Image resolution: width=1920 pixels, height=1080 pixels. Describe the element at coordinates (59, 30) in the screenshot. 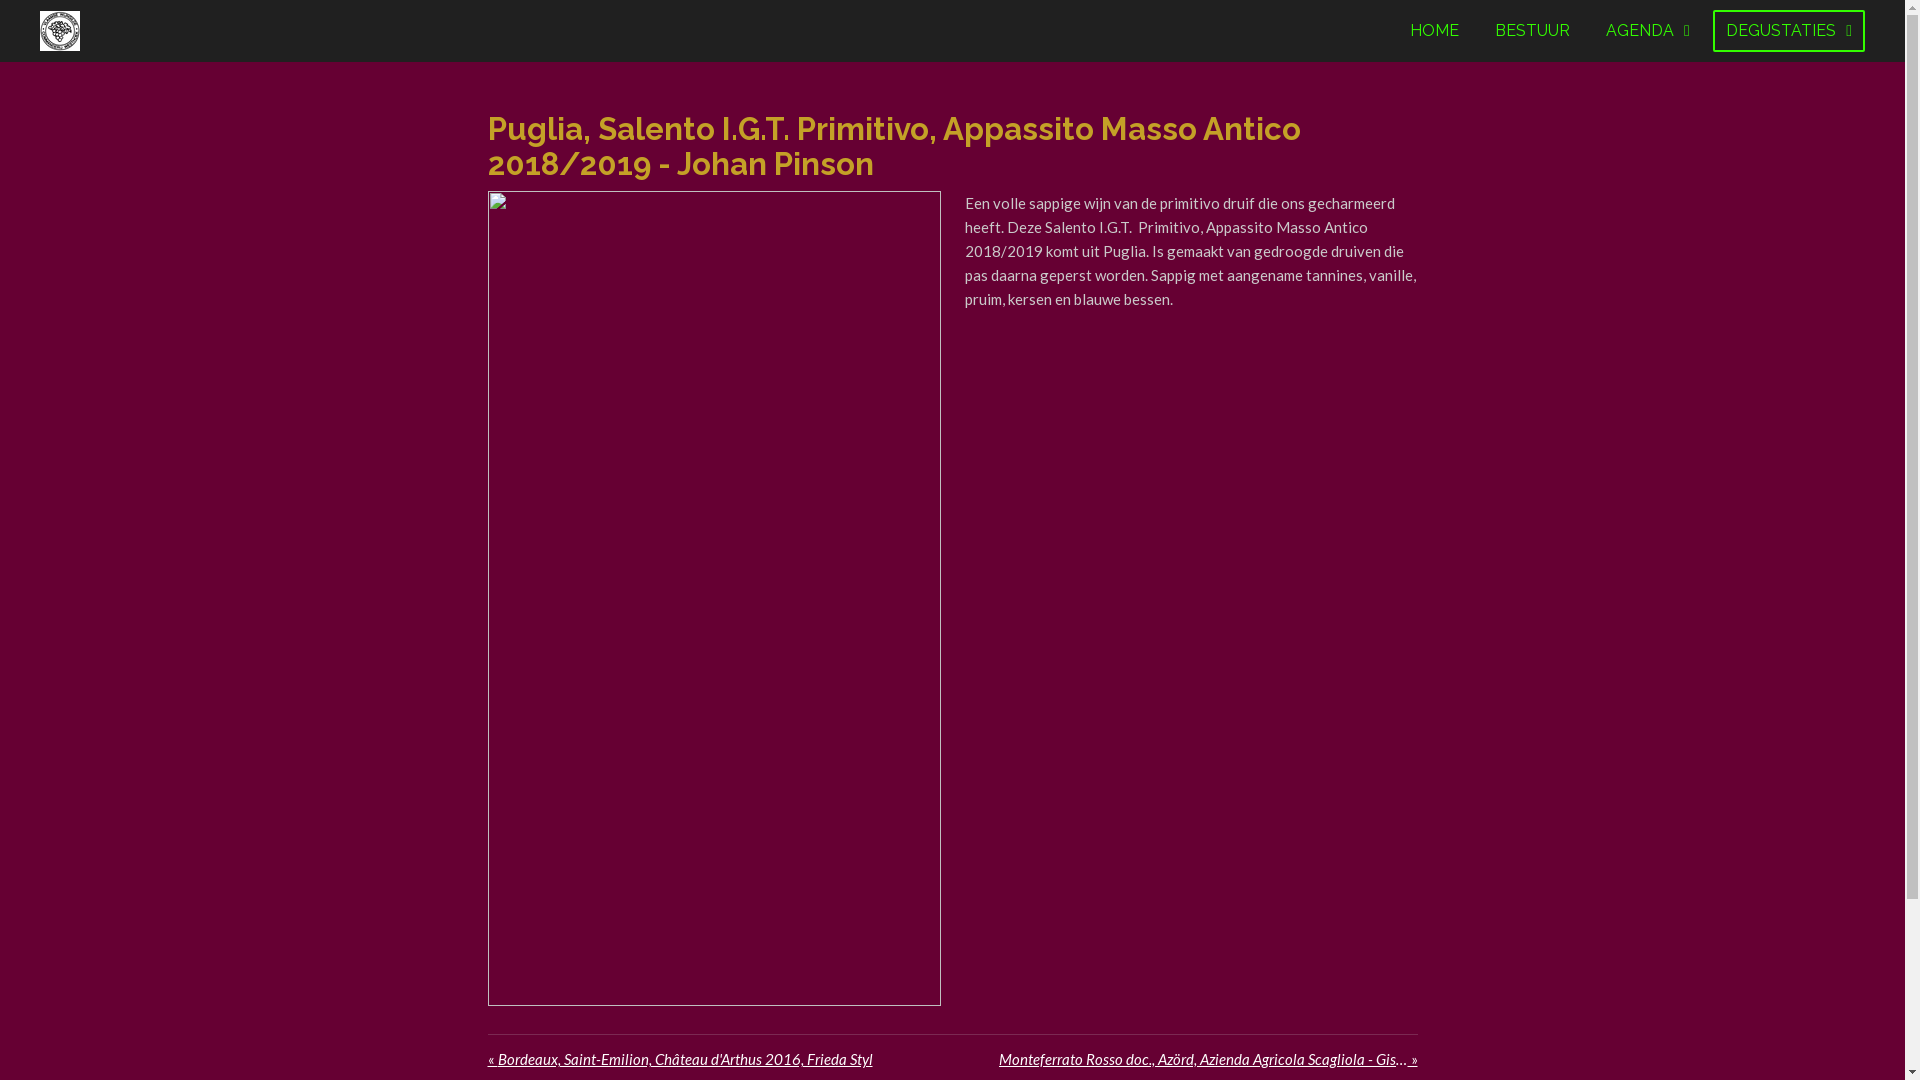

I see `'Commanderij Westhoek'` at that location.